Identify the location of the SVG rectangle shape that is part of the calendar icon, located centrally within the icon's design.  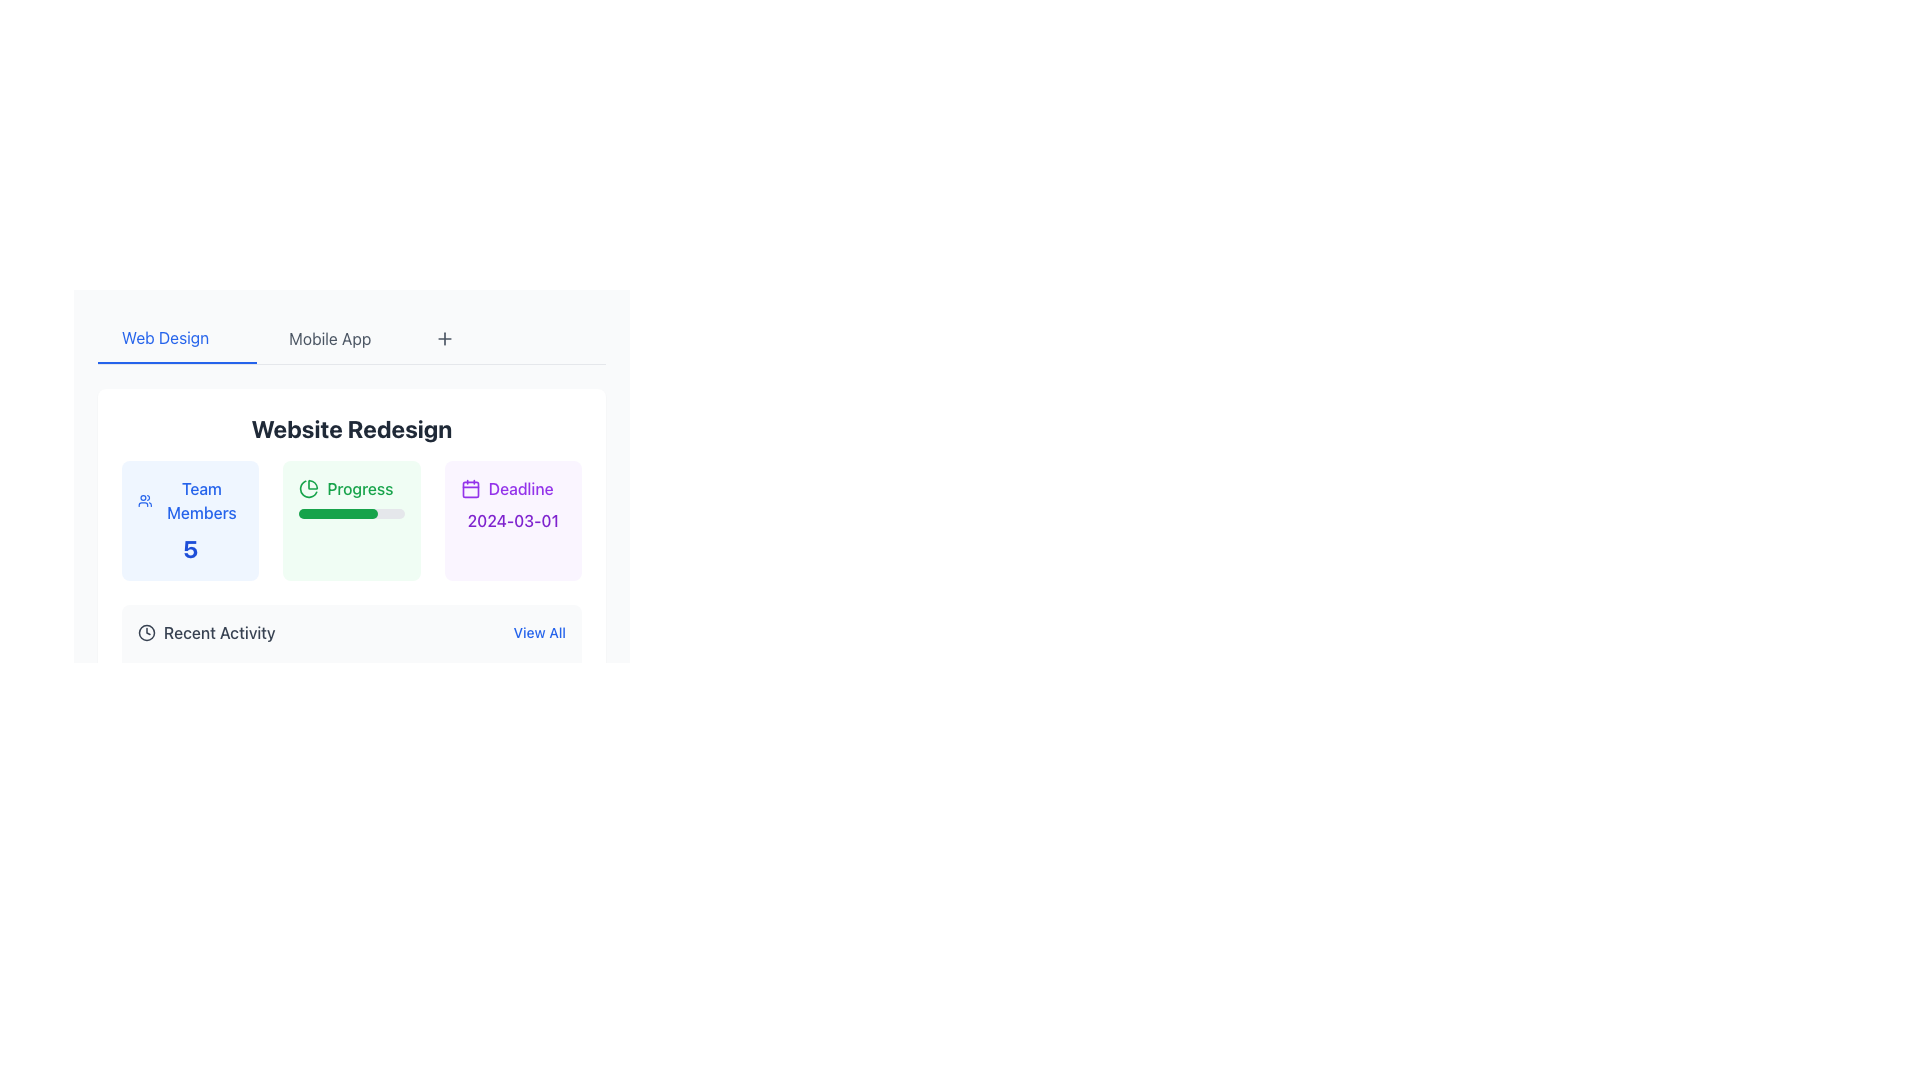
(469, 489).